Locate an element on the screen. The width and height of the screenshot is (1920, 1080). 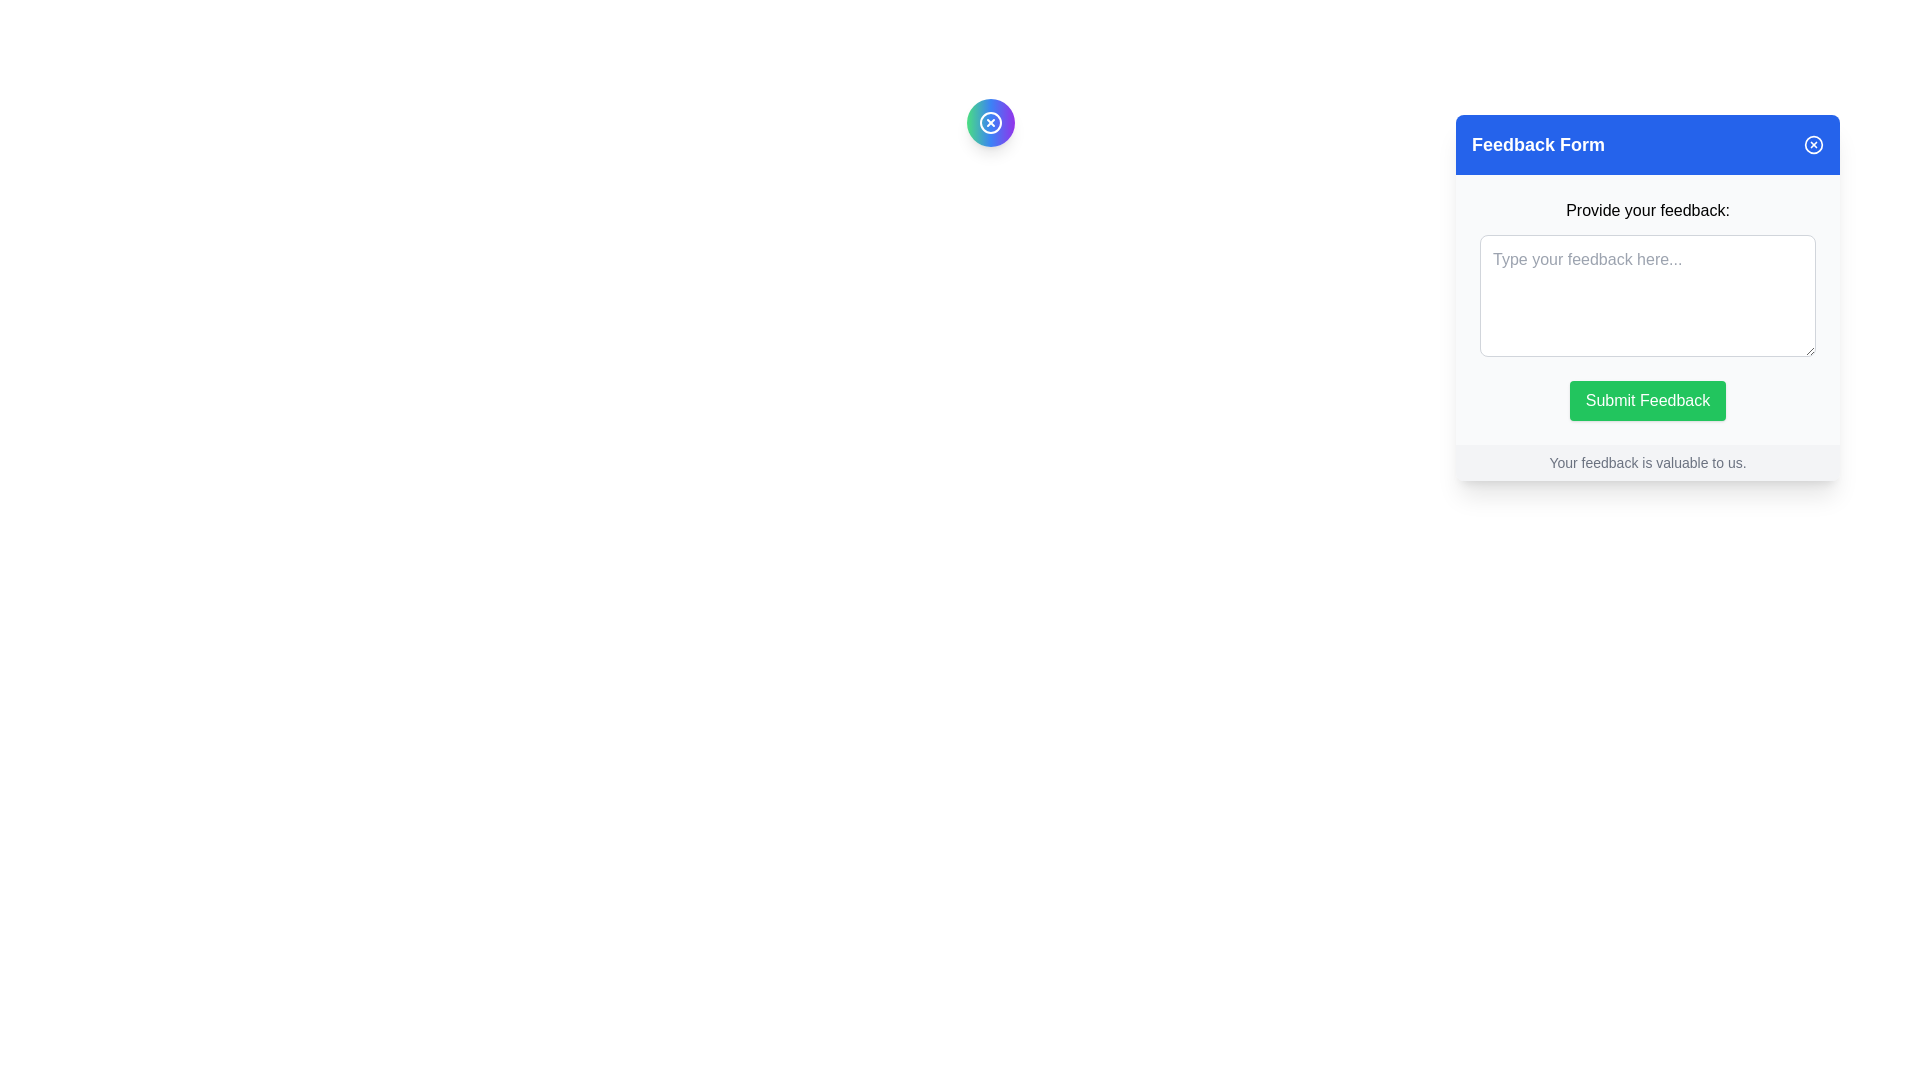
the circular close button with a gradient background and a white outlined cross inside, located prominently at the top center of the interface is located at coordinates (990, 123).